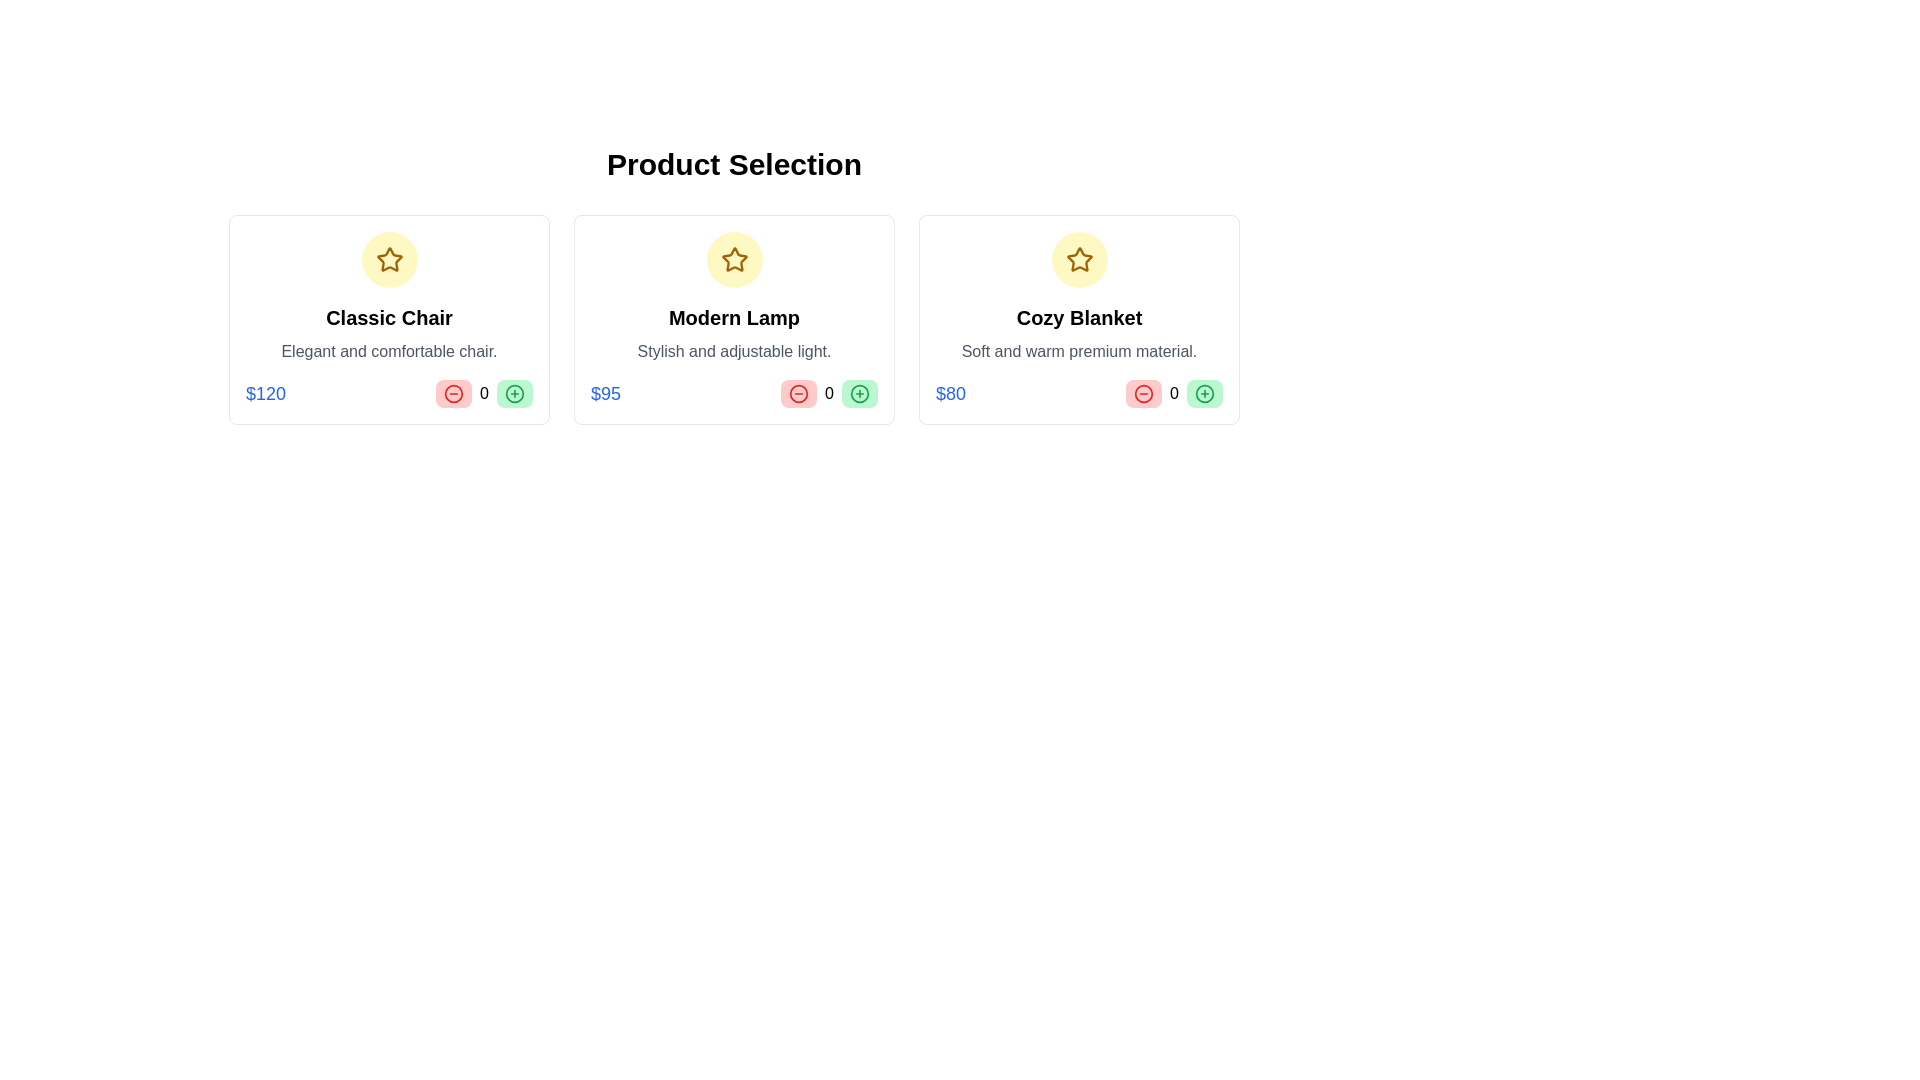 This screenshot has height=1080, width=1920. What do you see at coordinates (1078, 257) in the screenshot?
I see `the visual indicator icon located in the upper part of the second product card` at bounding box center [1078, 257].